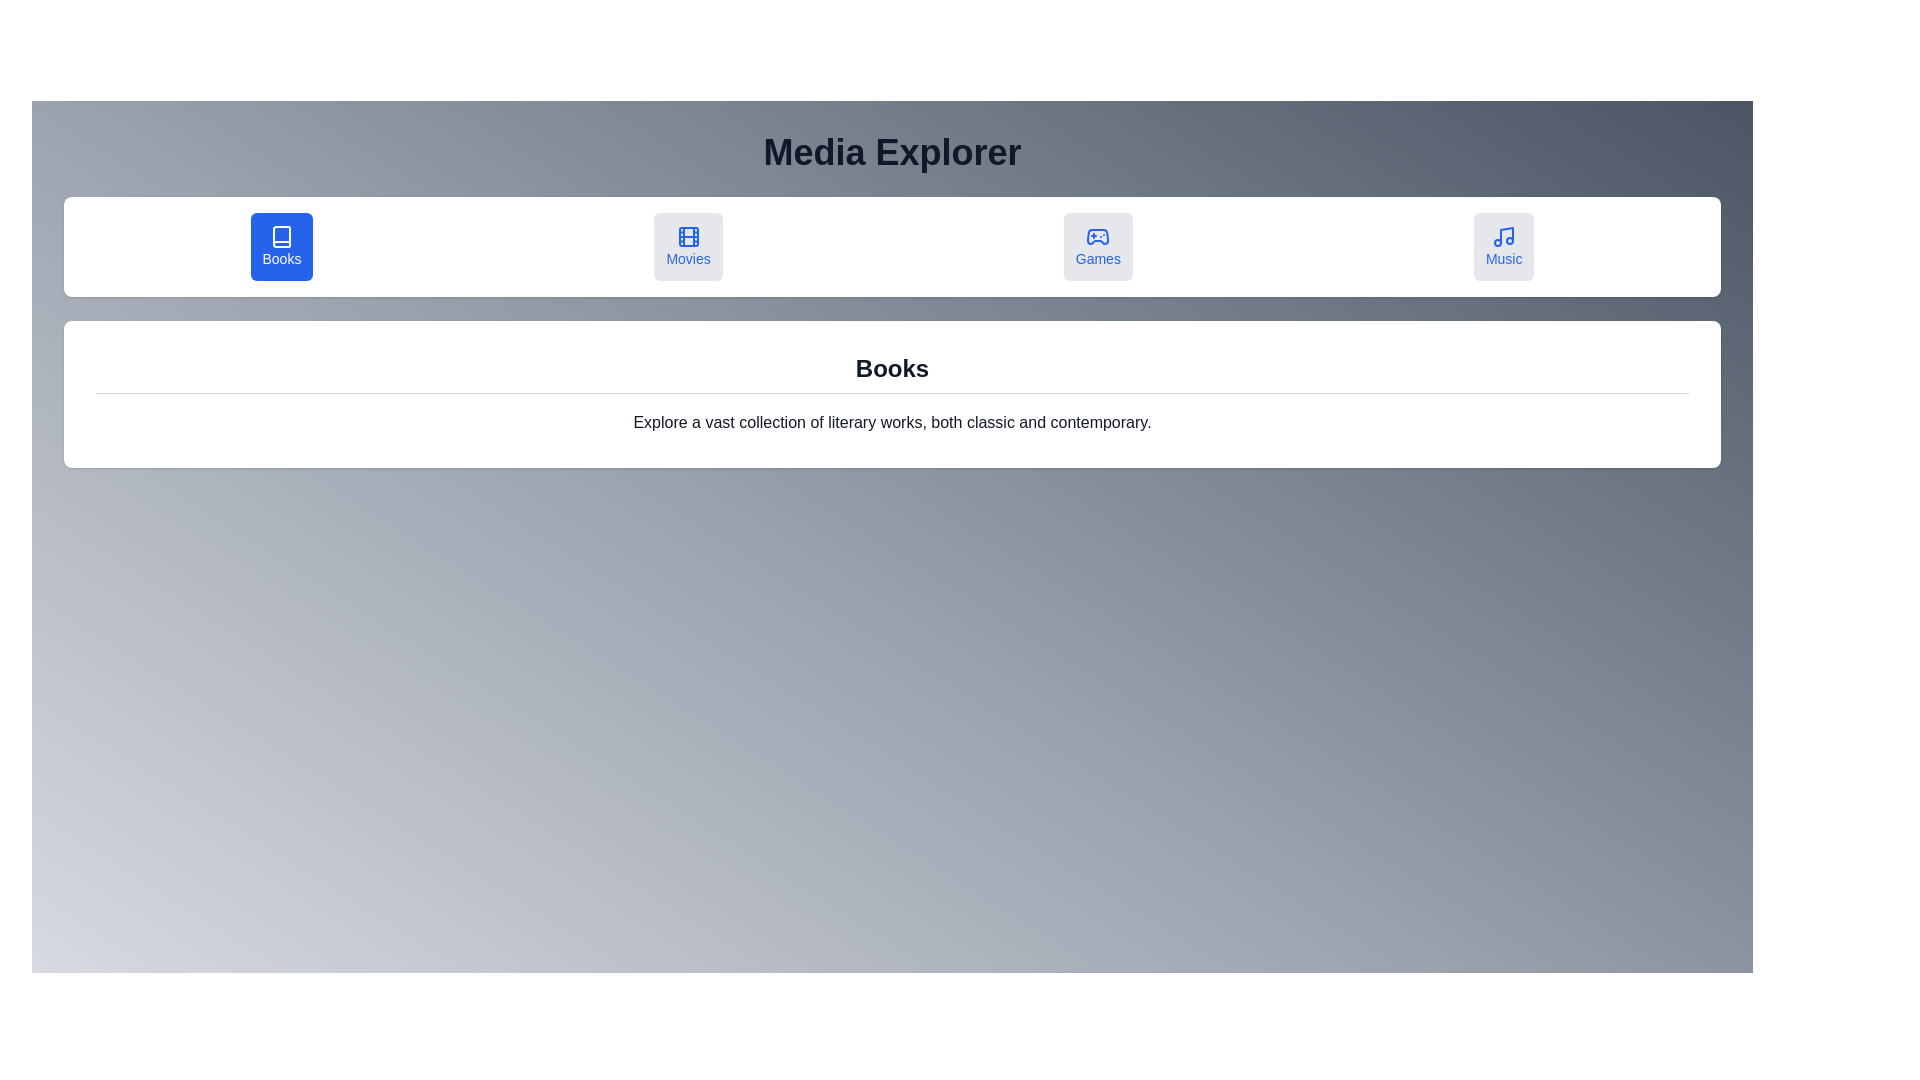  I want to click on the Books tab, so click(281, 245).